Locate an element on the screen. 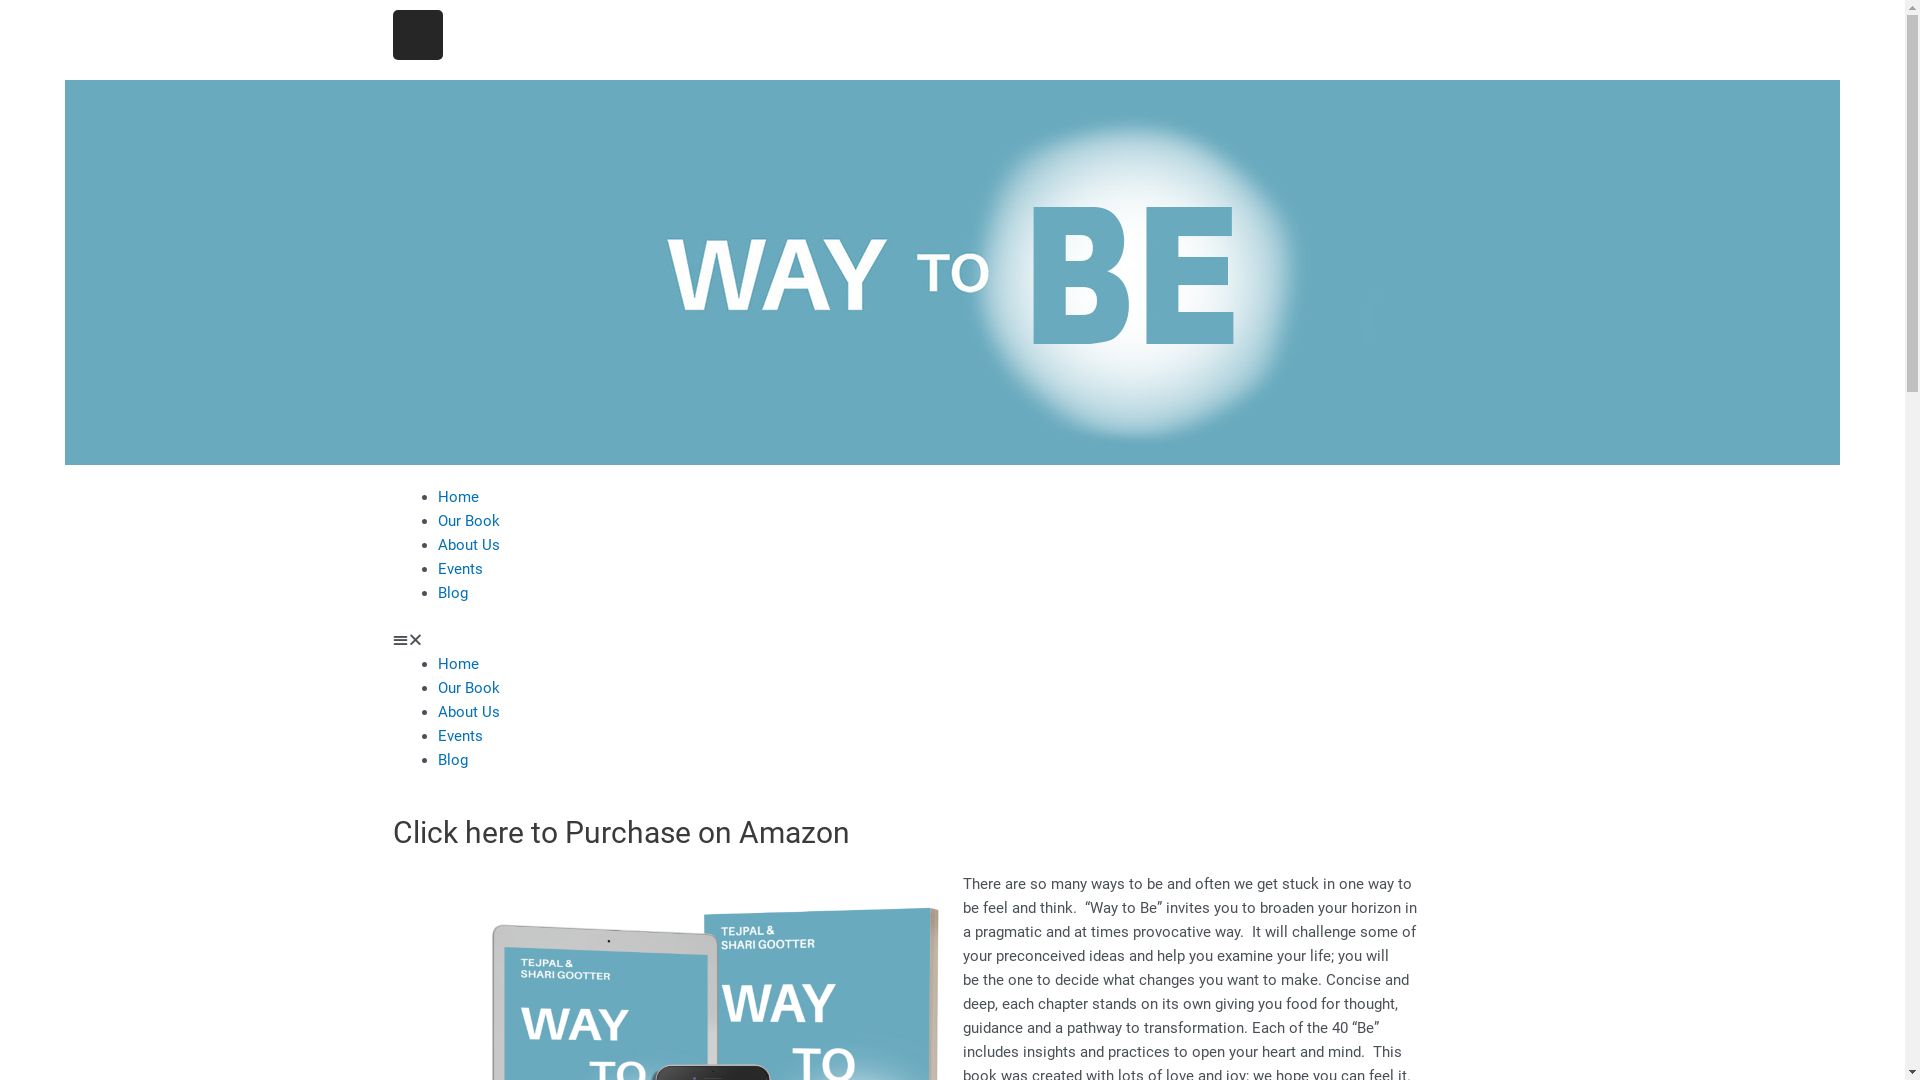  'Events' is located at coordinates (459, 569).